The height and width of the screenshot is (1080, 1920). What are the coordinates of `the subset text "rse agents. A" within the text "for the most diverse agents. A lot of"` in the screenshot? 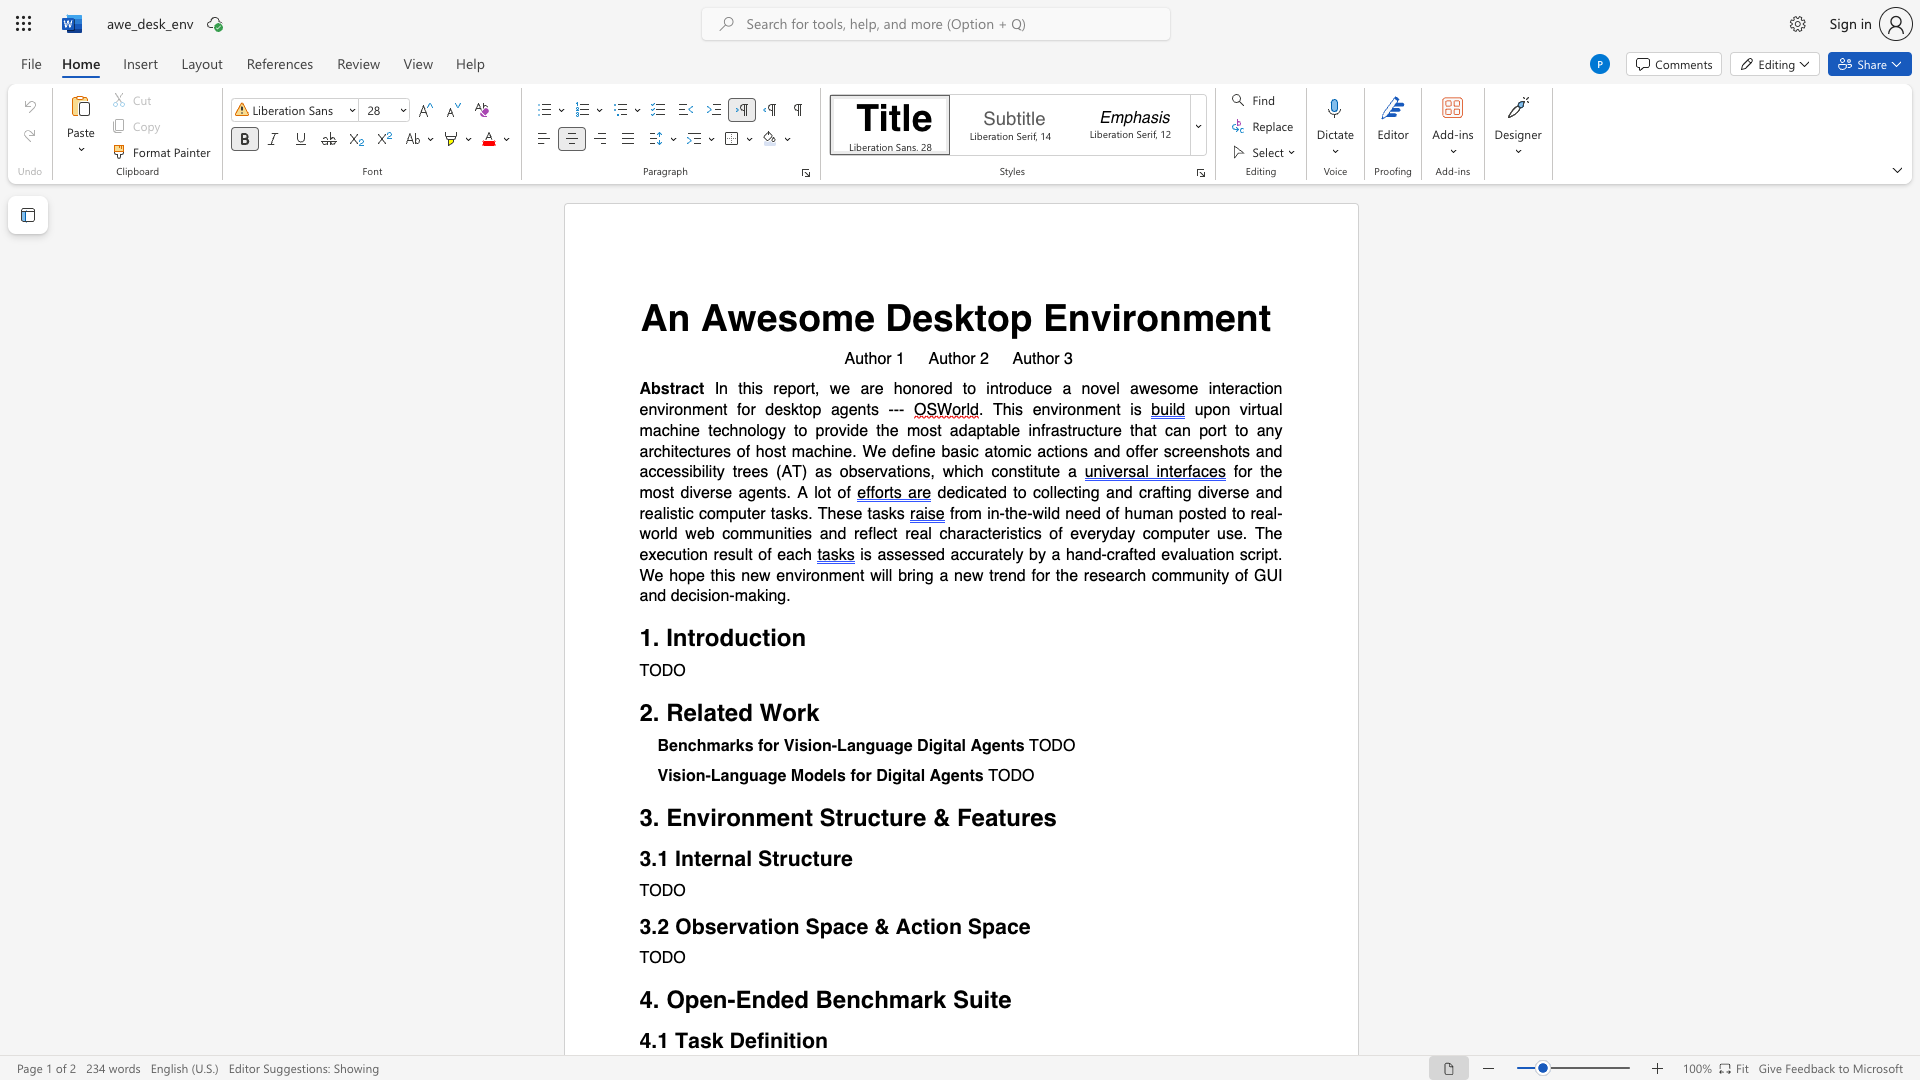 It's located at (709, 492).